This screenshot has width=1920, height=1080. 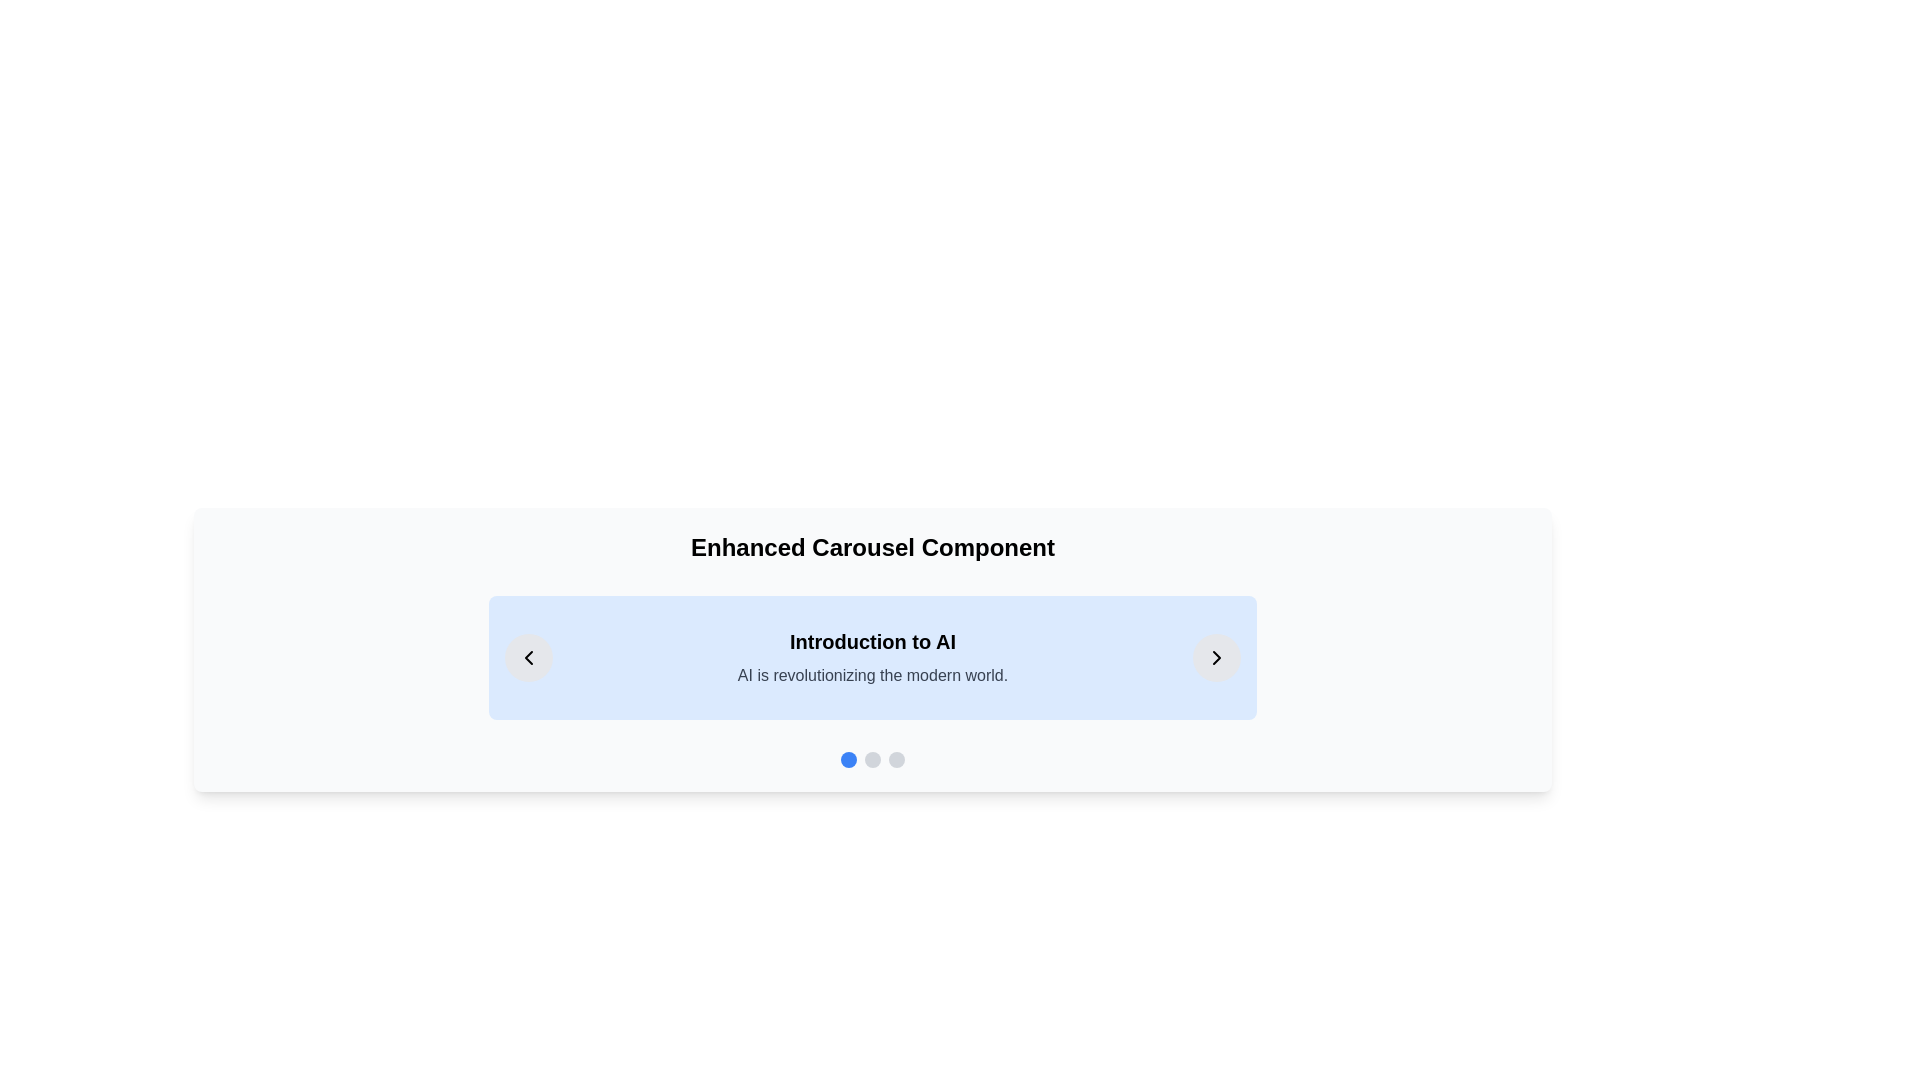 What do you see at coordinates (849, 759) in the screenshot?
I see `the first circular Navigation indicator dot located below the carousel, which indicates the currently visible slide` at bounding box center [849, 759].